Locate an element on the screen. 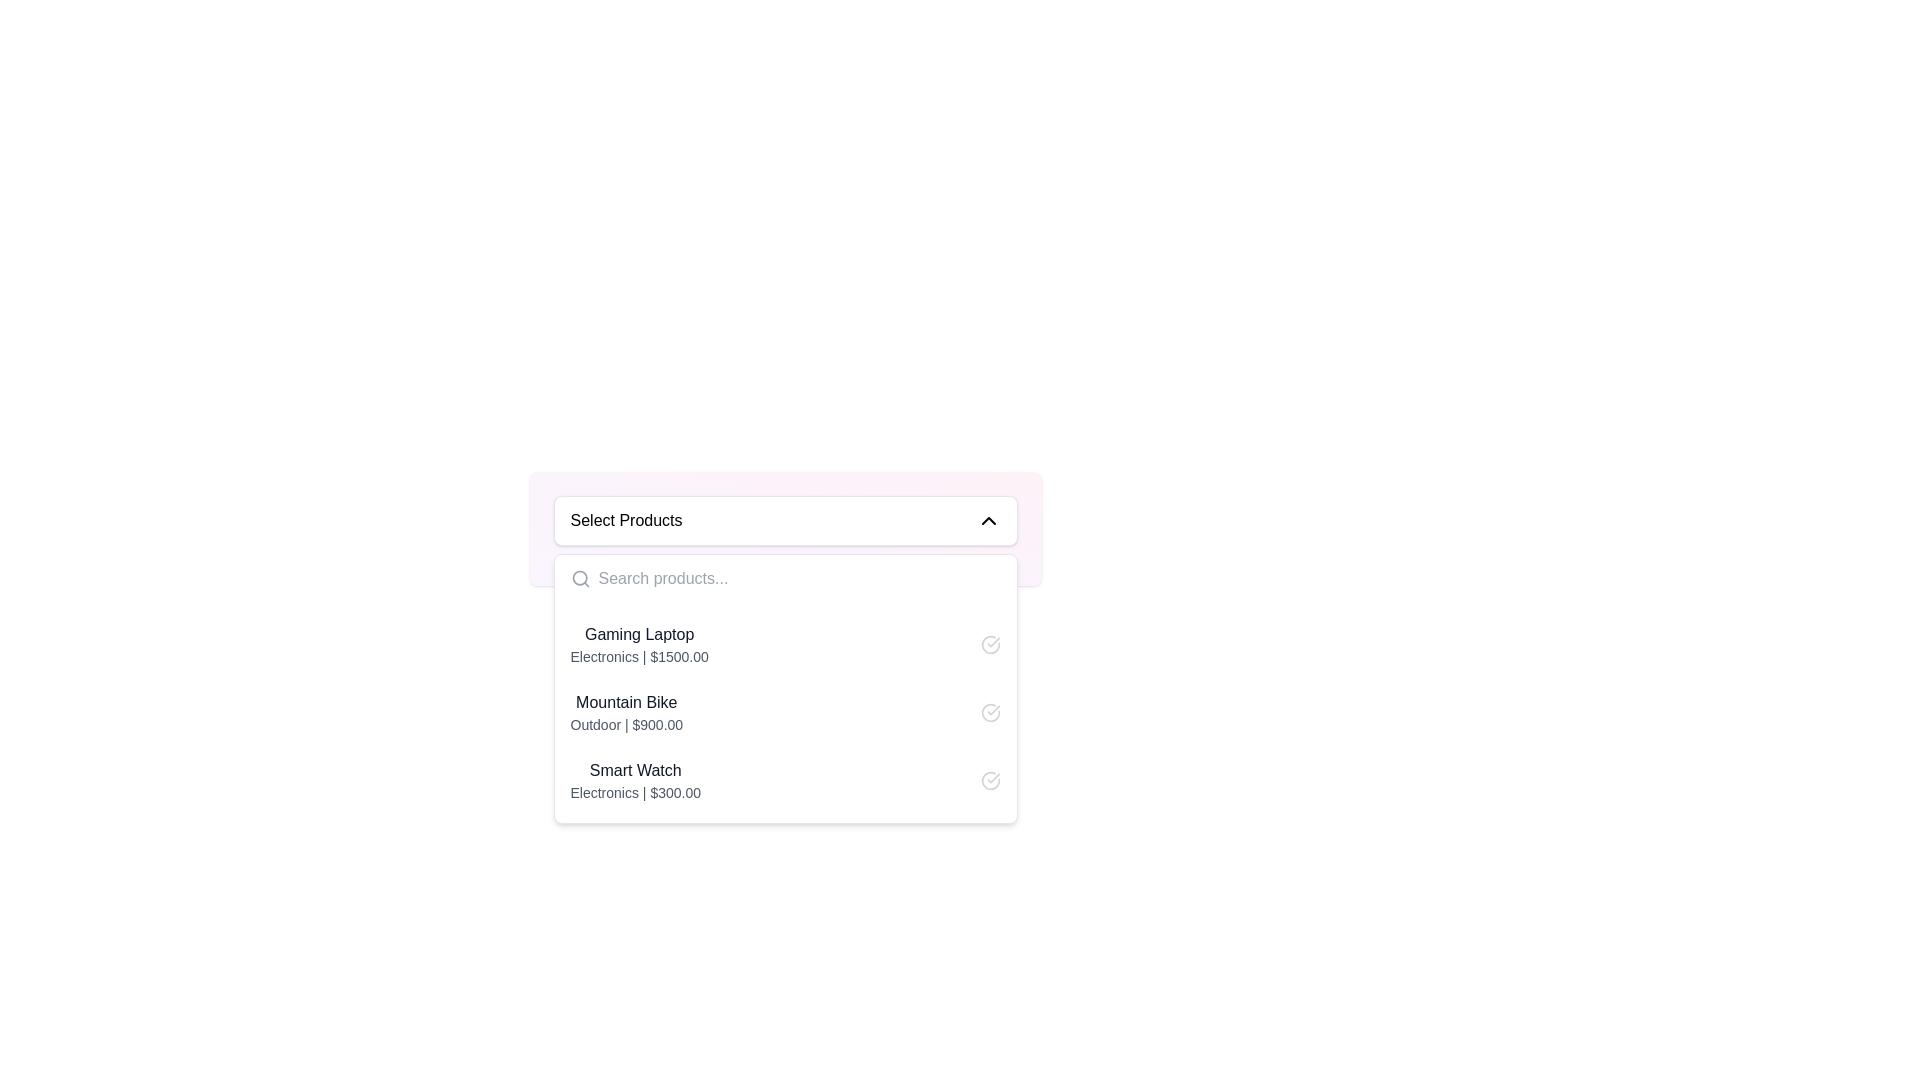 The image size is (1920, 1080). the selectable list entry for 'Mountain Bike', which is the second item in the dropdown list is located at coordinates (784, 712).